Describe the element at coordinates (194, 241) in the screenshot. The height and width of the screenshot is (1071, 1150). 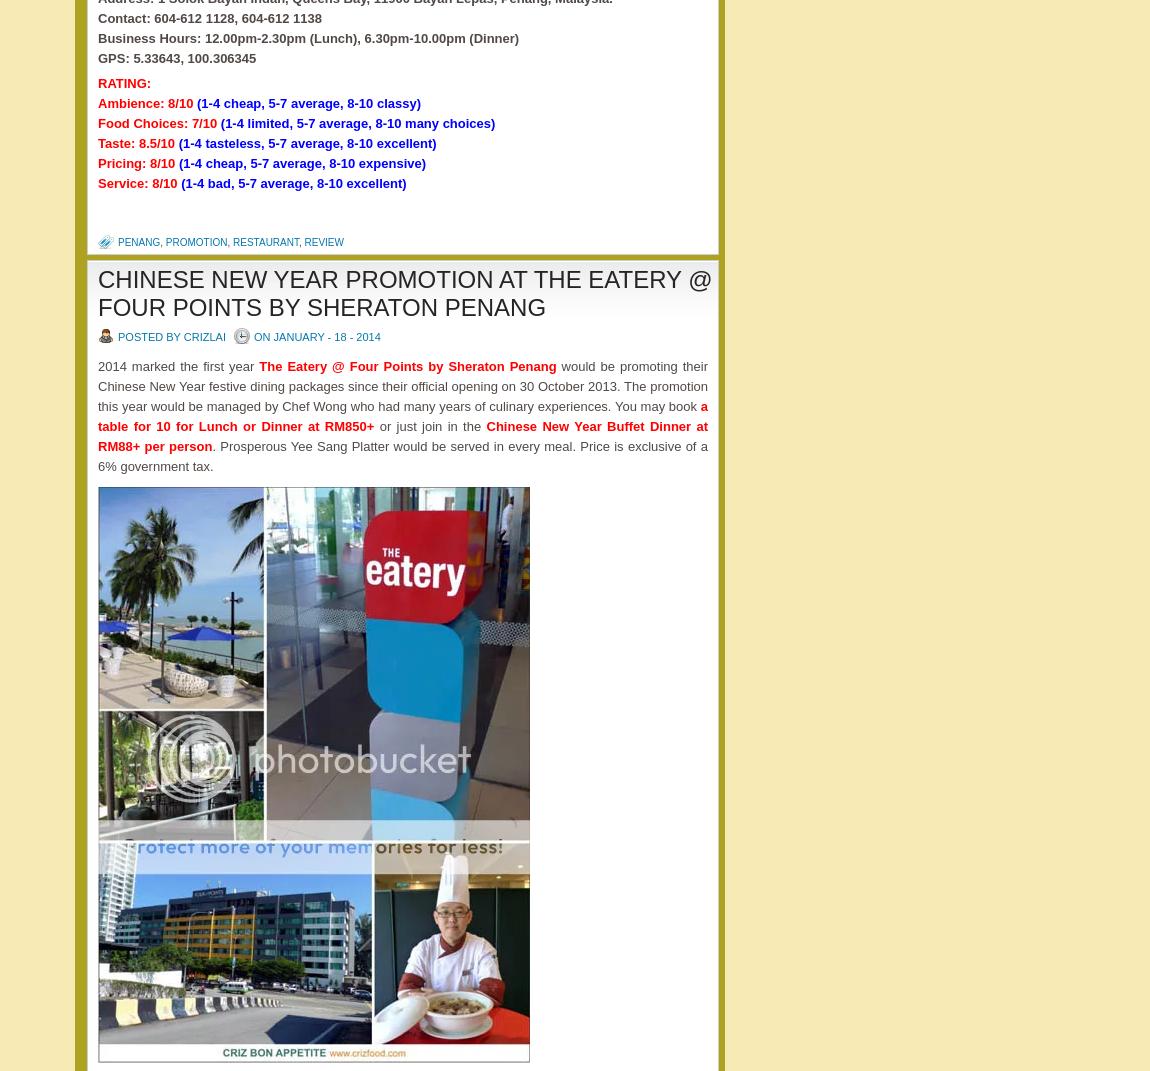
I see `'promotion'` at that location.